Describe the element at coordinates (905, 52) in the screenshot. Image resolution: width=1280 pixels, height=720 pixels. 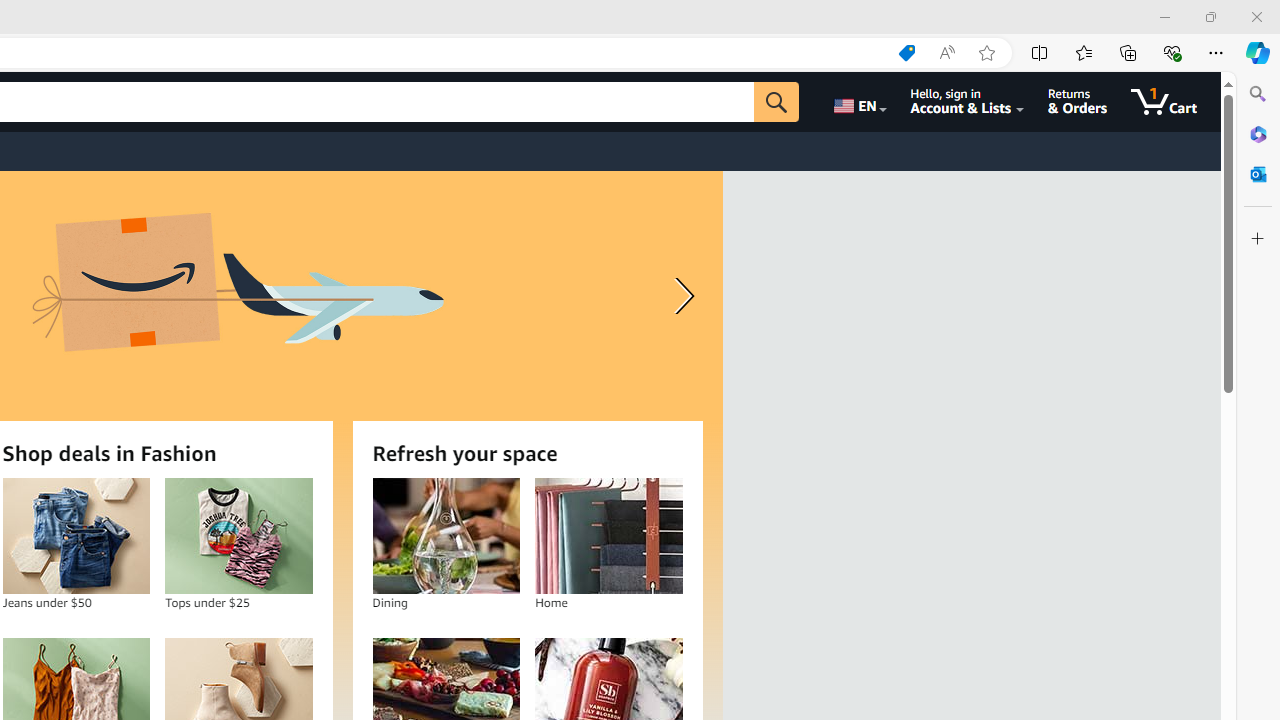
I see `'Shopping in Microsoft Edge'` at that location.